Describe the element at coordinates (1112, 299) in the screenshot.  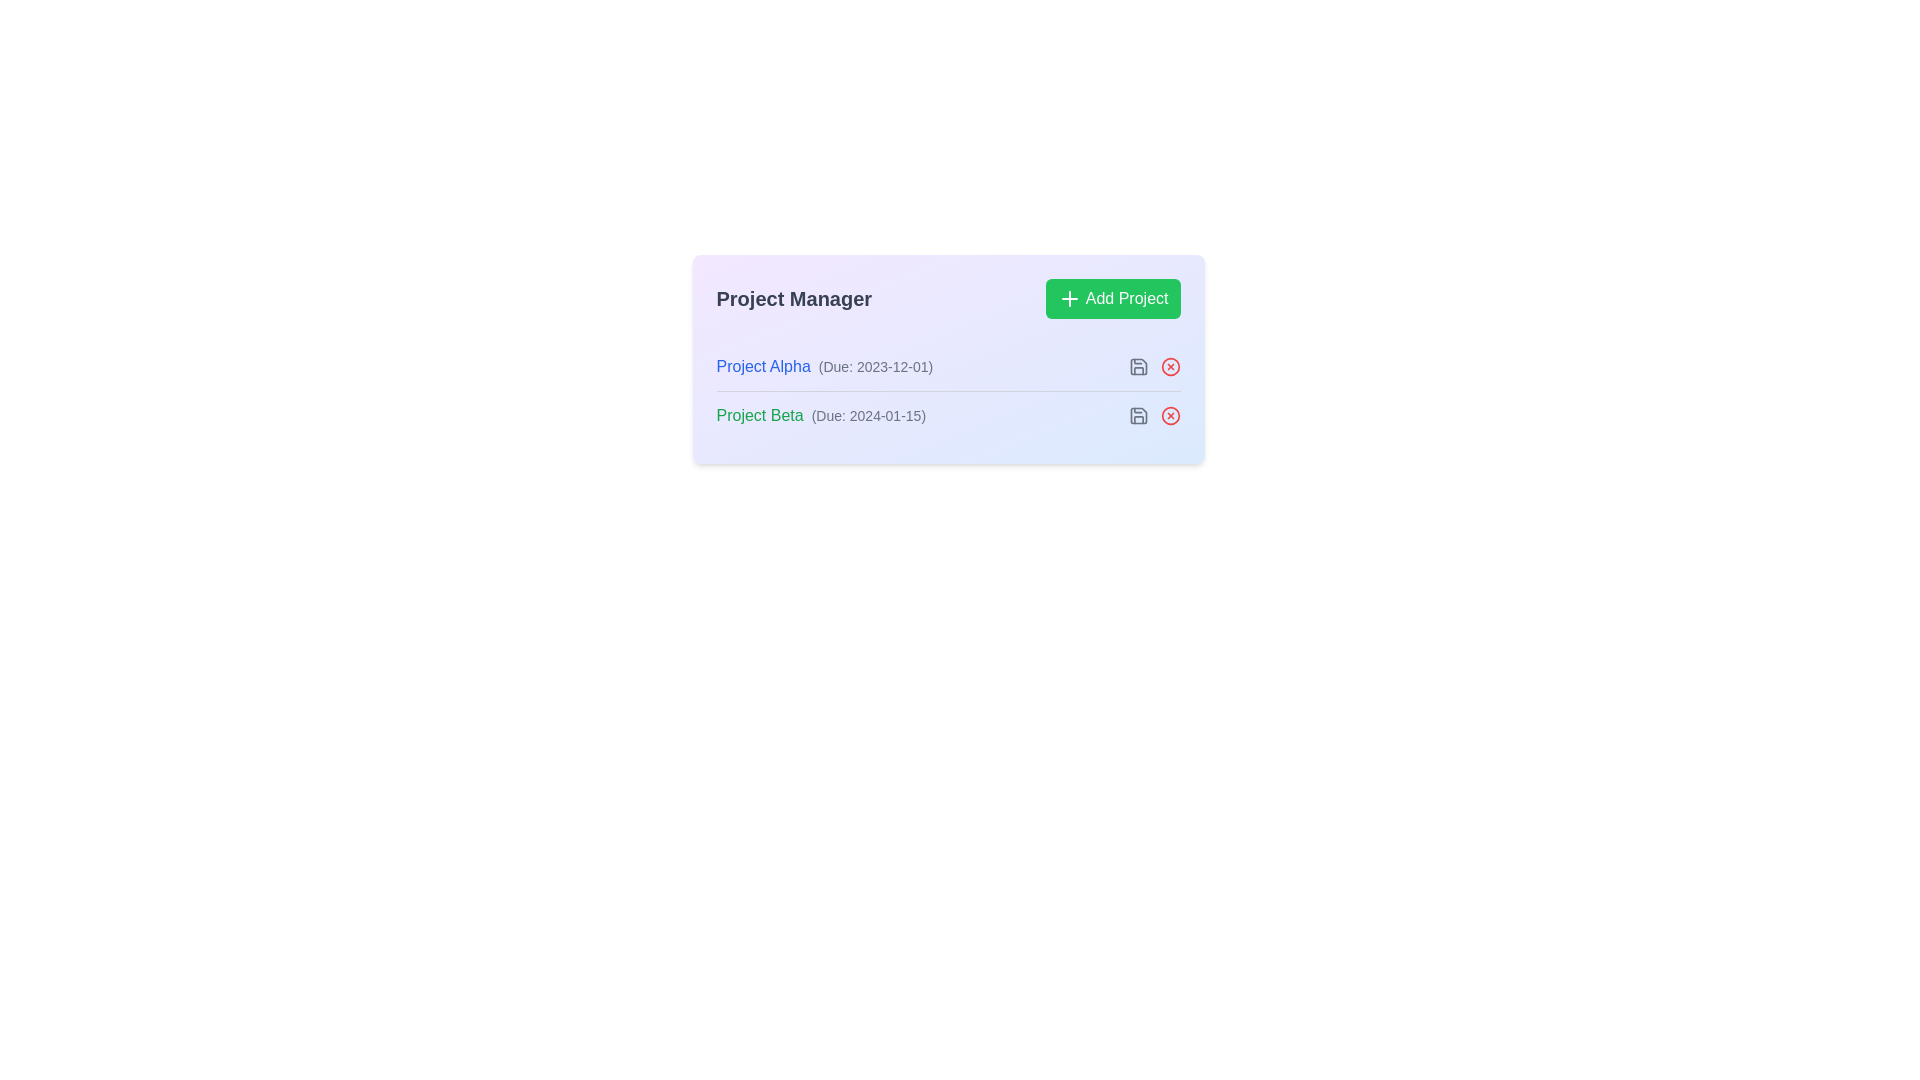
I see `the 'Add Project' button located in the top-right corner of the 'Project Manager' section, which has a green background and white text with a plus icon on the left` at that location.